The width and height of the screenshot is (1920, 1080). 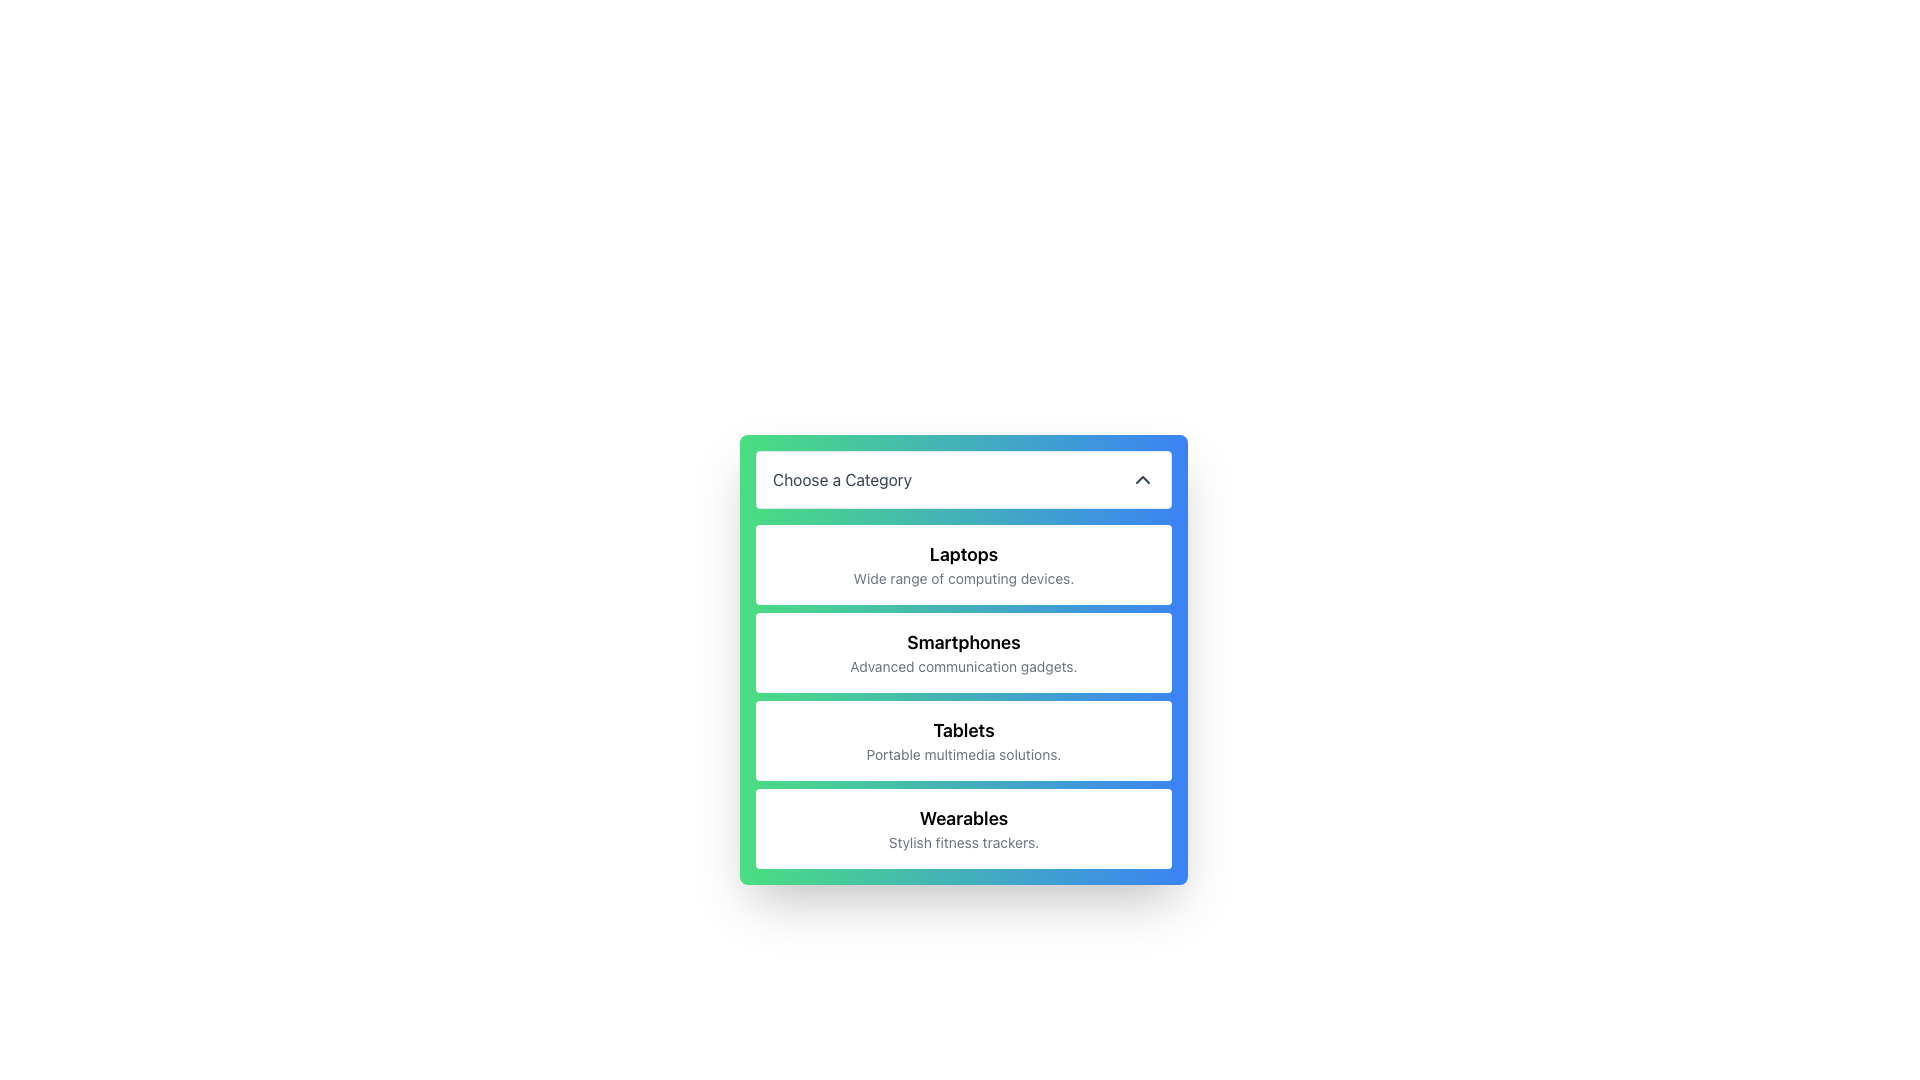 What do you see at coordinates (964, 755) in the screenshot?
I see `the static text label that reads 'Portable multimedia solutions.' which is located below the 'Tablets' heading in the selectable card labeled 'Tablets'` at bounding box center [964, 755].